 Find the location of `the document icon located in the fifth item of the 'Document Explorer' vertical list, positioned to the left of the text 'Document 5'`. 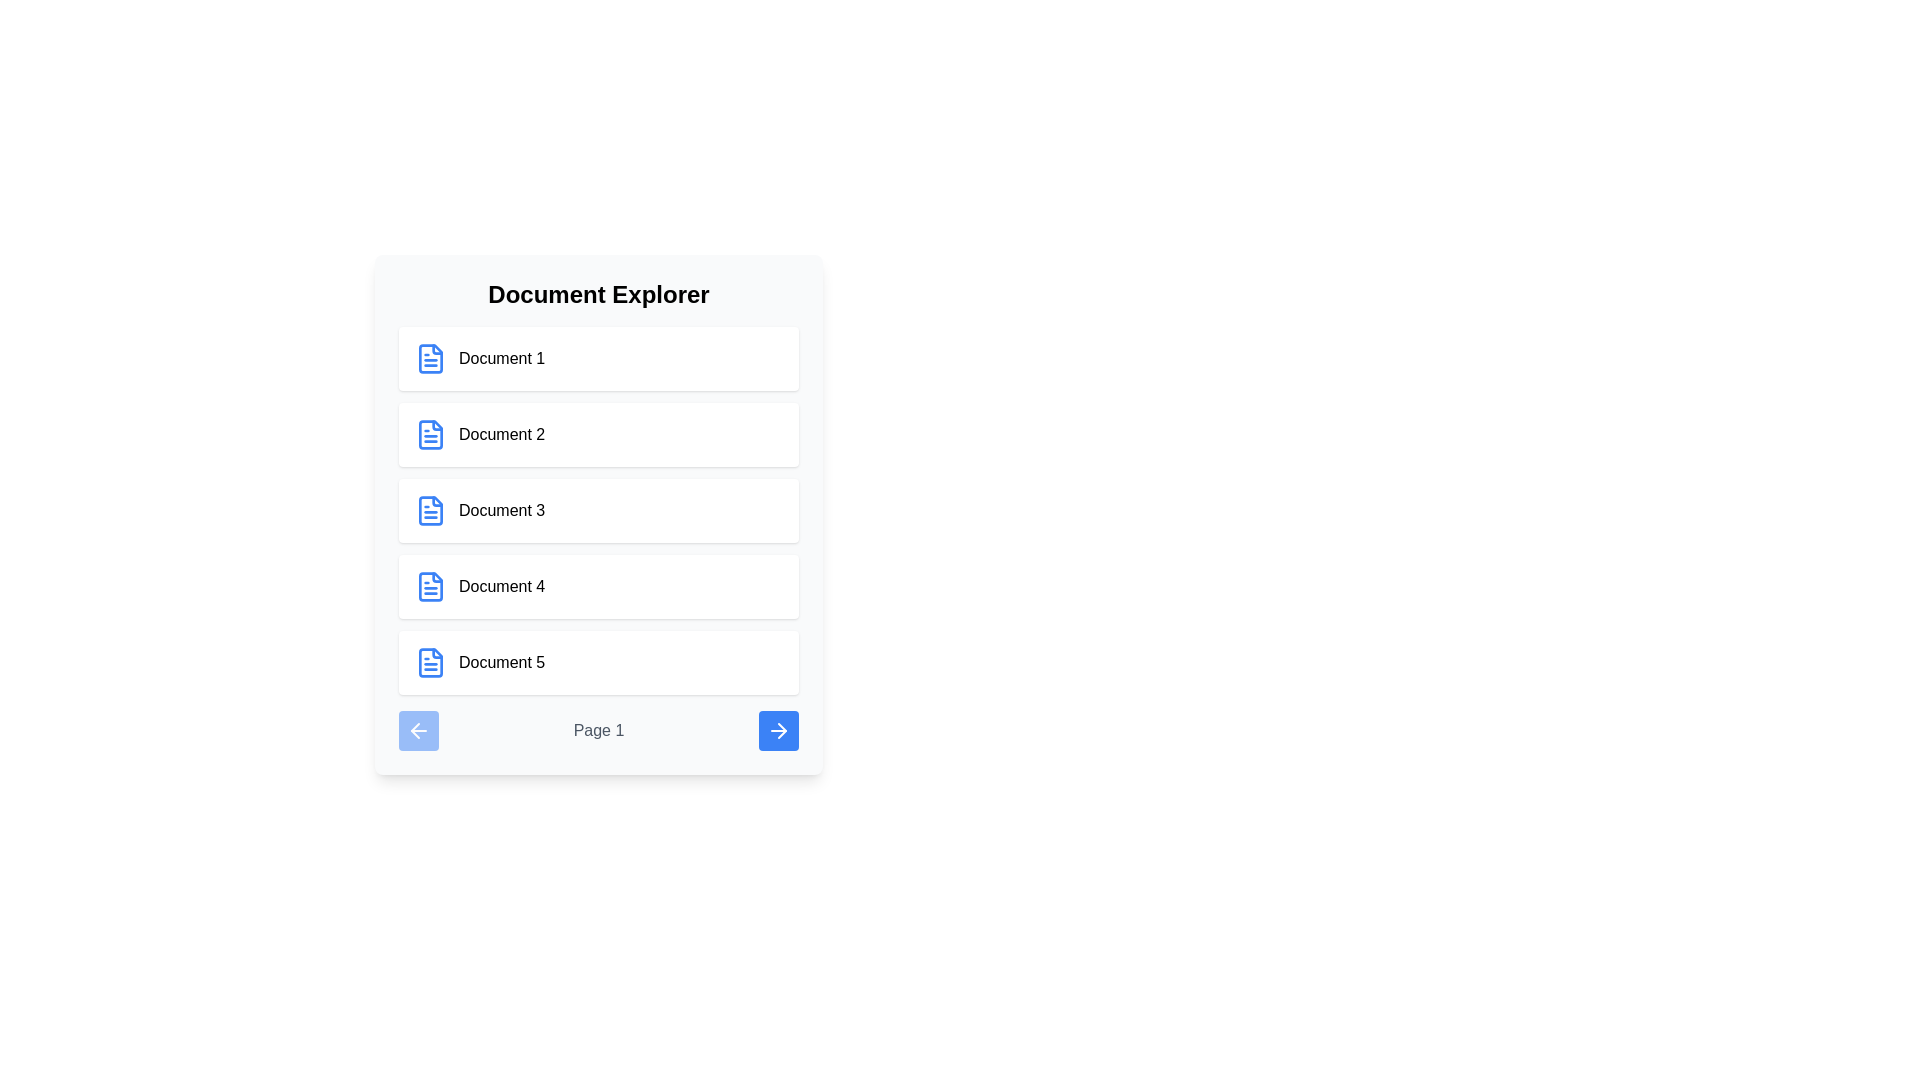

the document icon located in the fifth item of the 'Document Explorer' vertical list, positioned to the left of the text 'Document 5' is located at coordinates (430, 663).